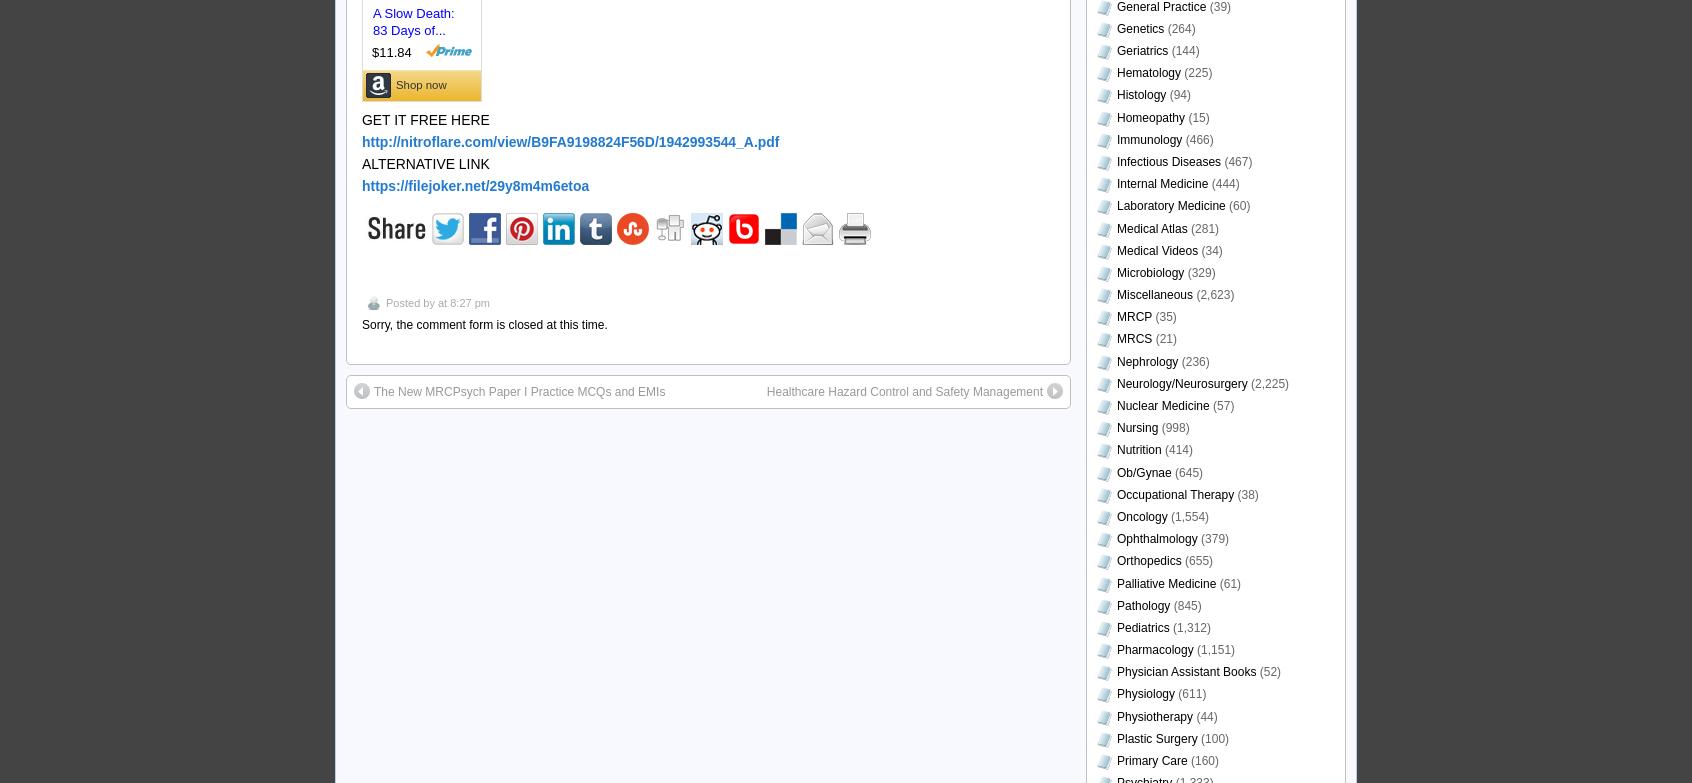 This screenshot has height=783, width=1692. What do you see at coordinates (1133, 339) in the screenshot?
I see `'MRCS'` at bounding box center [1133, 339].